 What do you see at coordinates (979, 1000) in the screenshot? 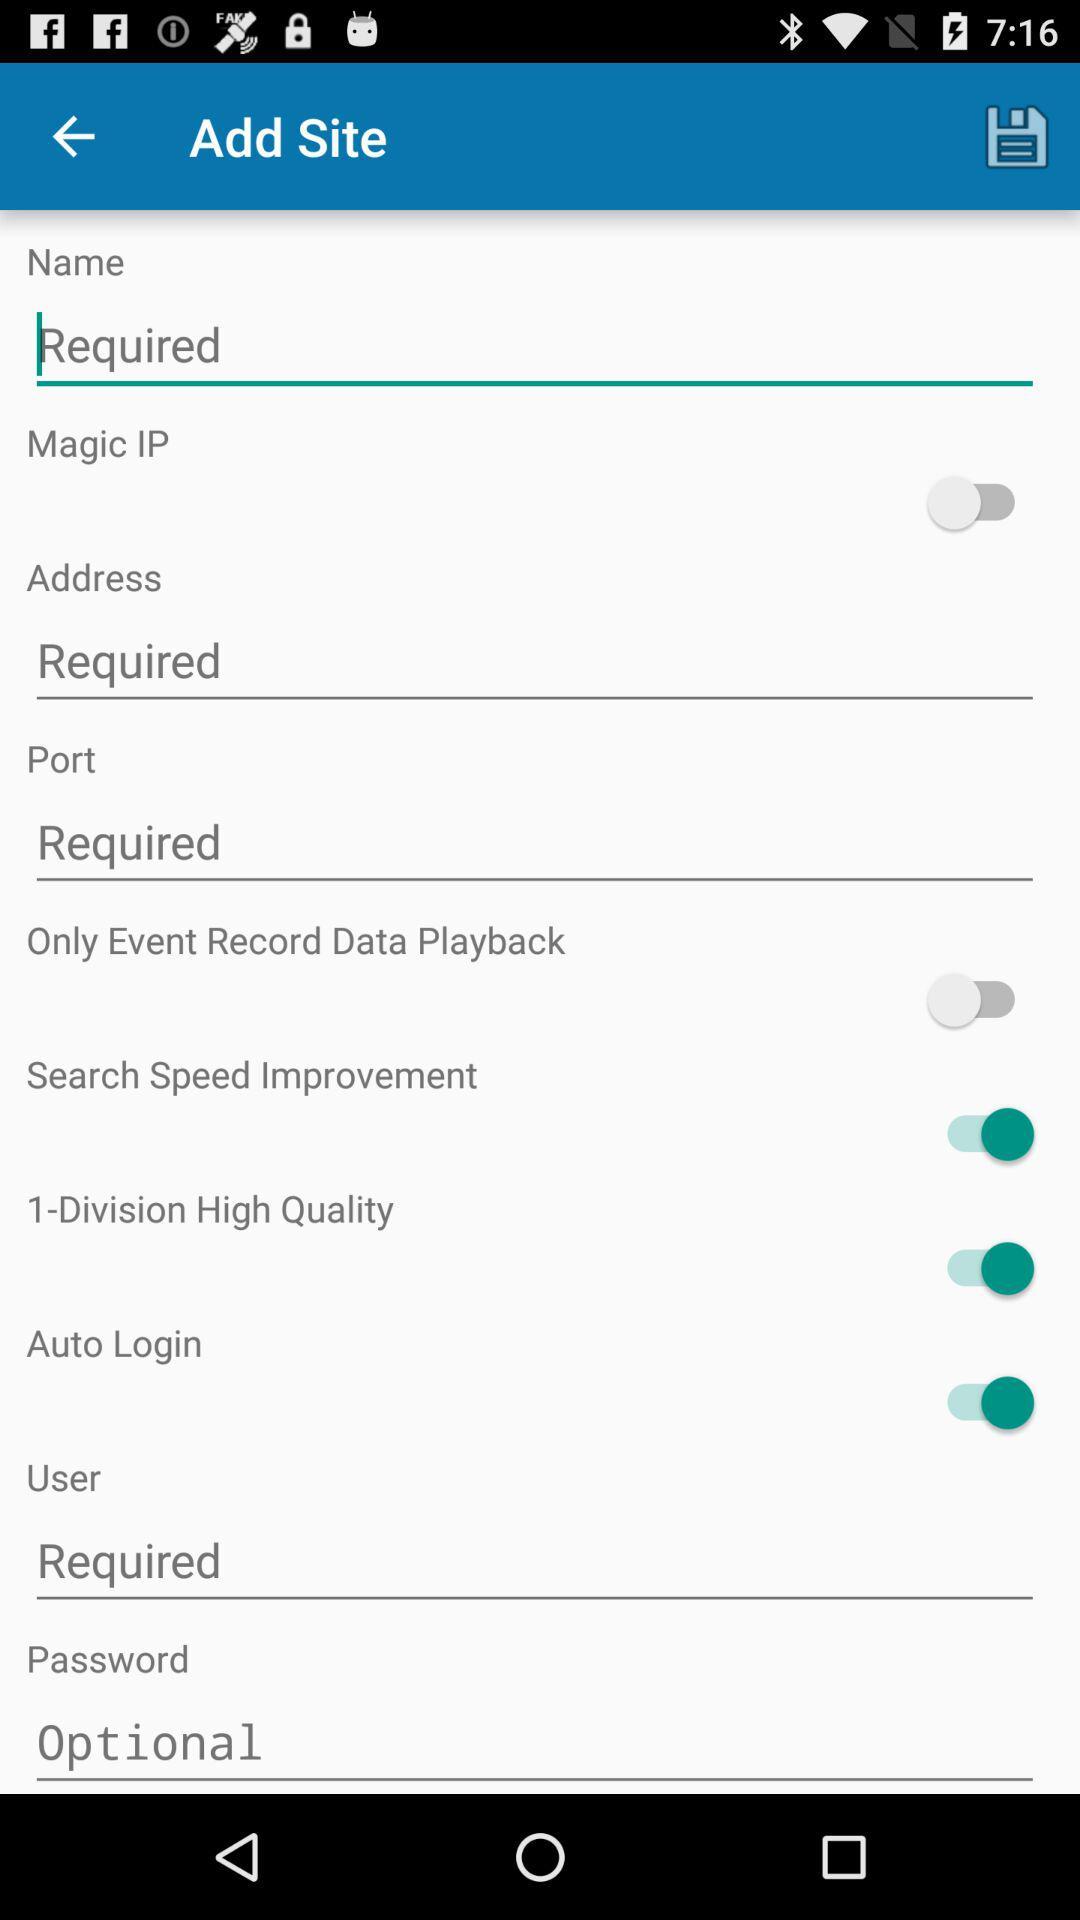
I see `on` at bounding box center [979, 1000].